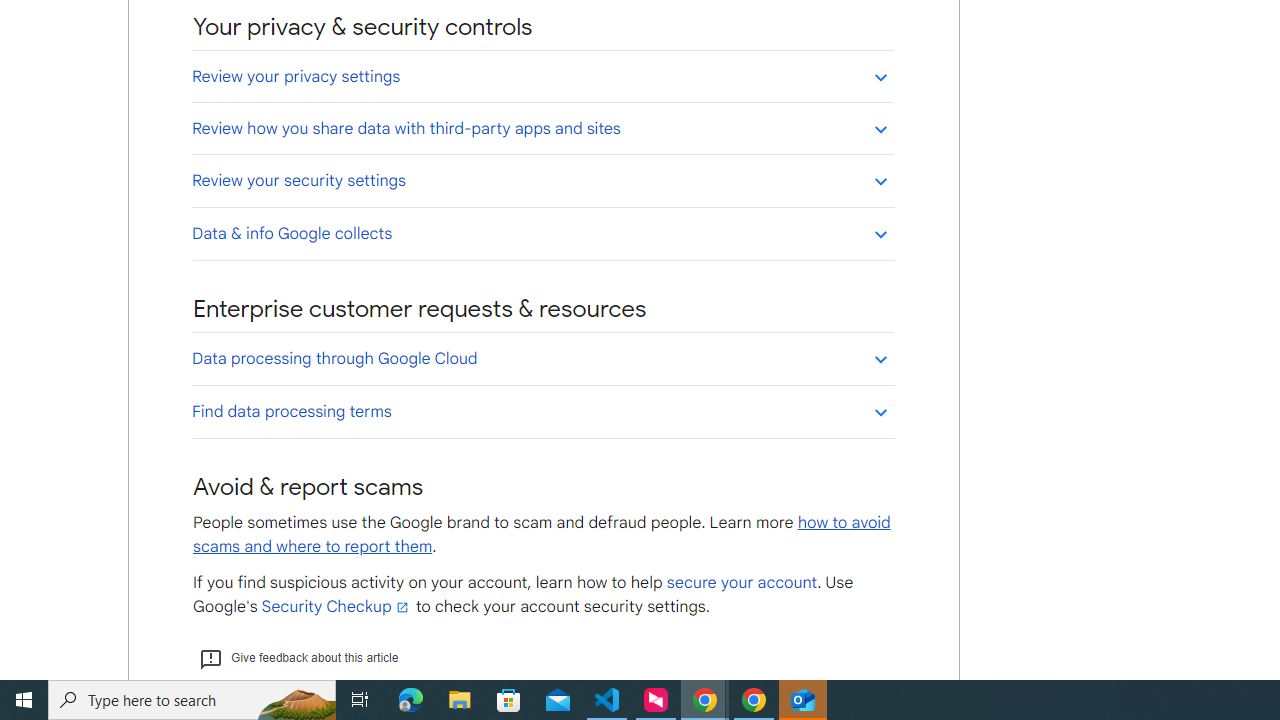  What do you see at coordinates (336, 605) in the screenshot?
I see `'Security Checkup'` at bounding box center [336, 605].